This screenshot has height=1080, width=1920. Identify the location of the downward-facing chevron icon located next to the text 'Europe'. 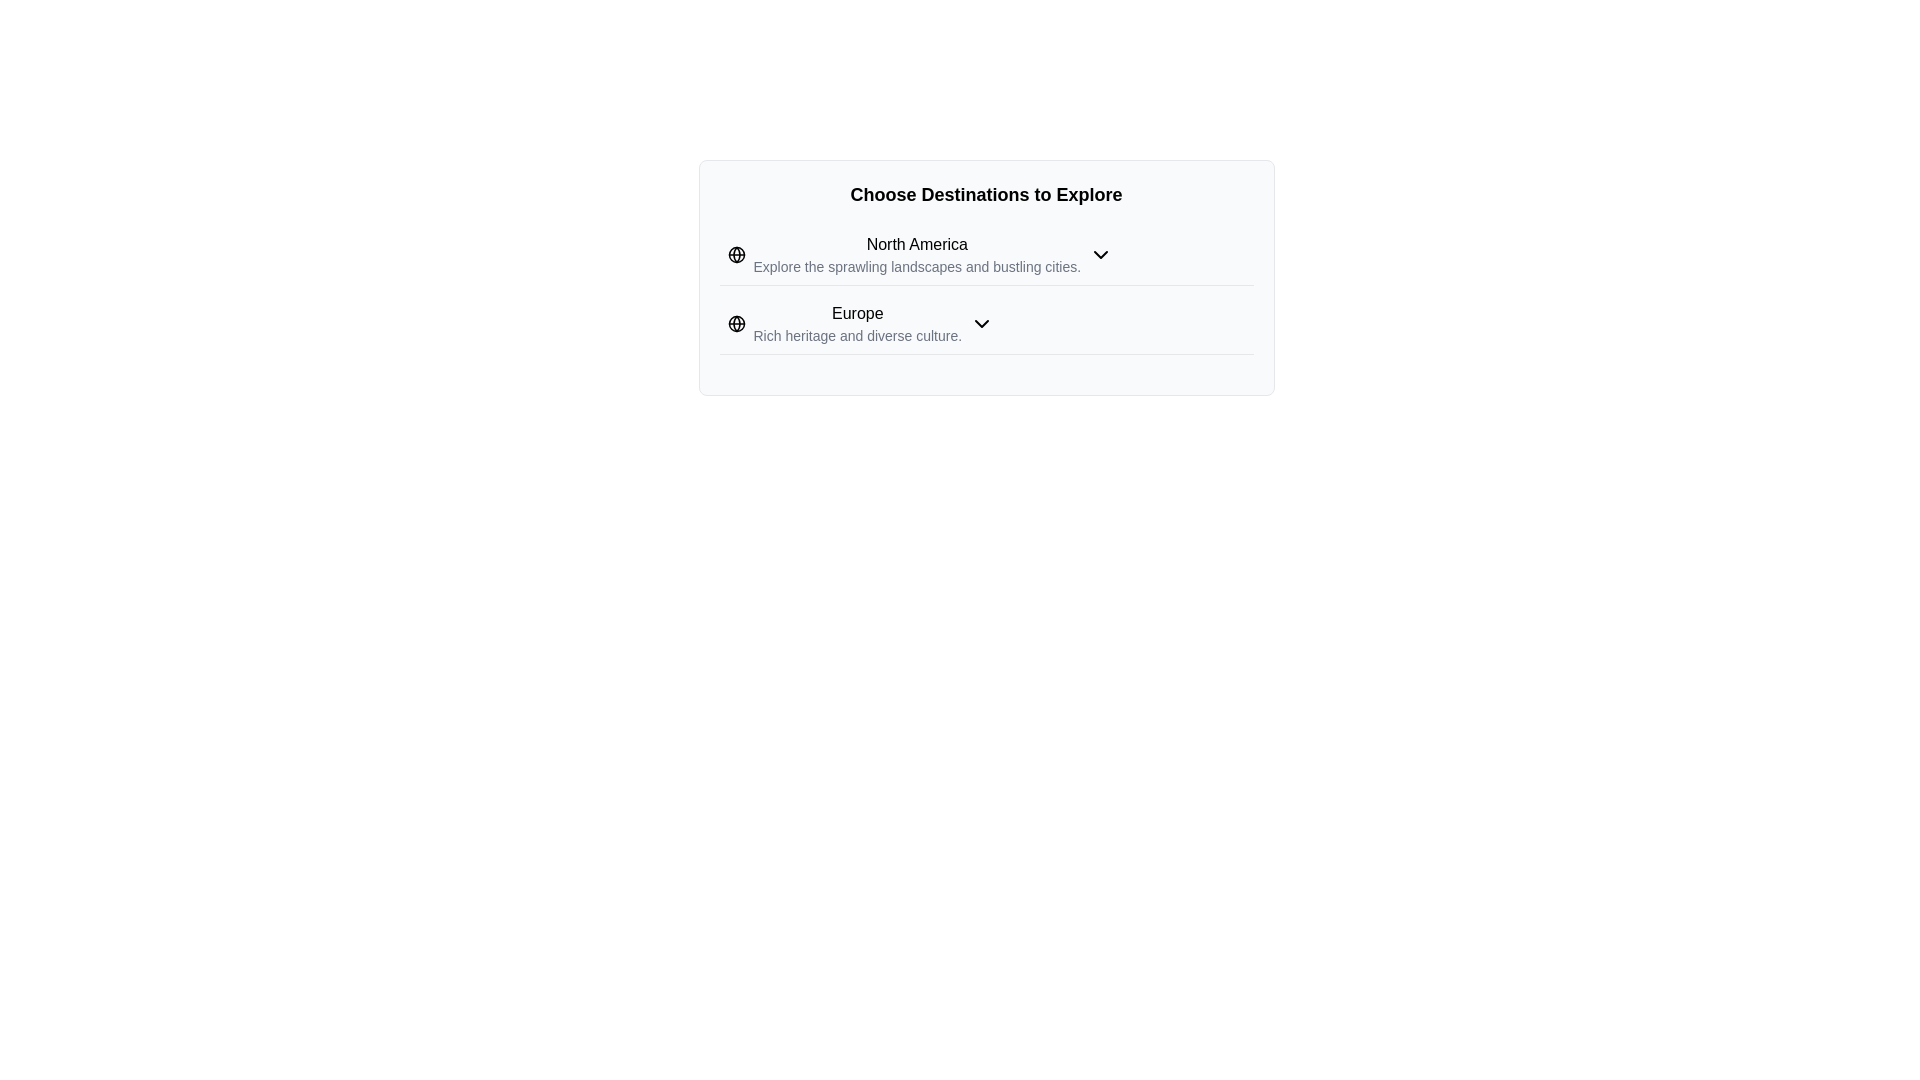
(982, 323).